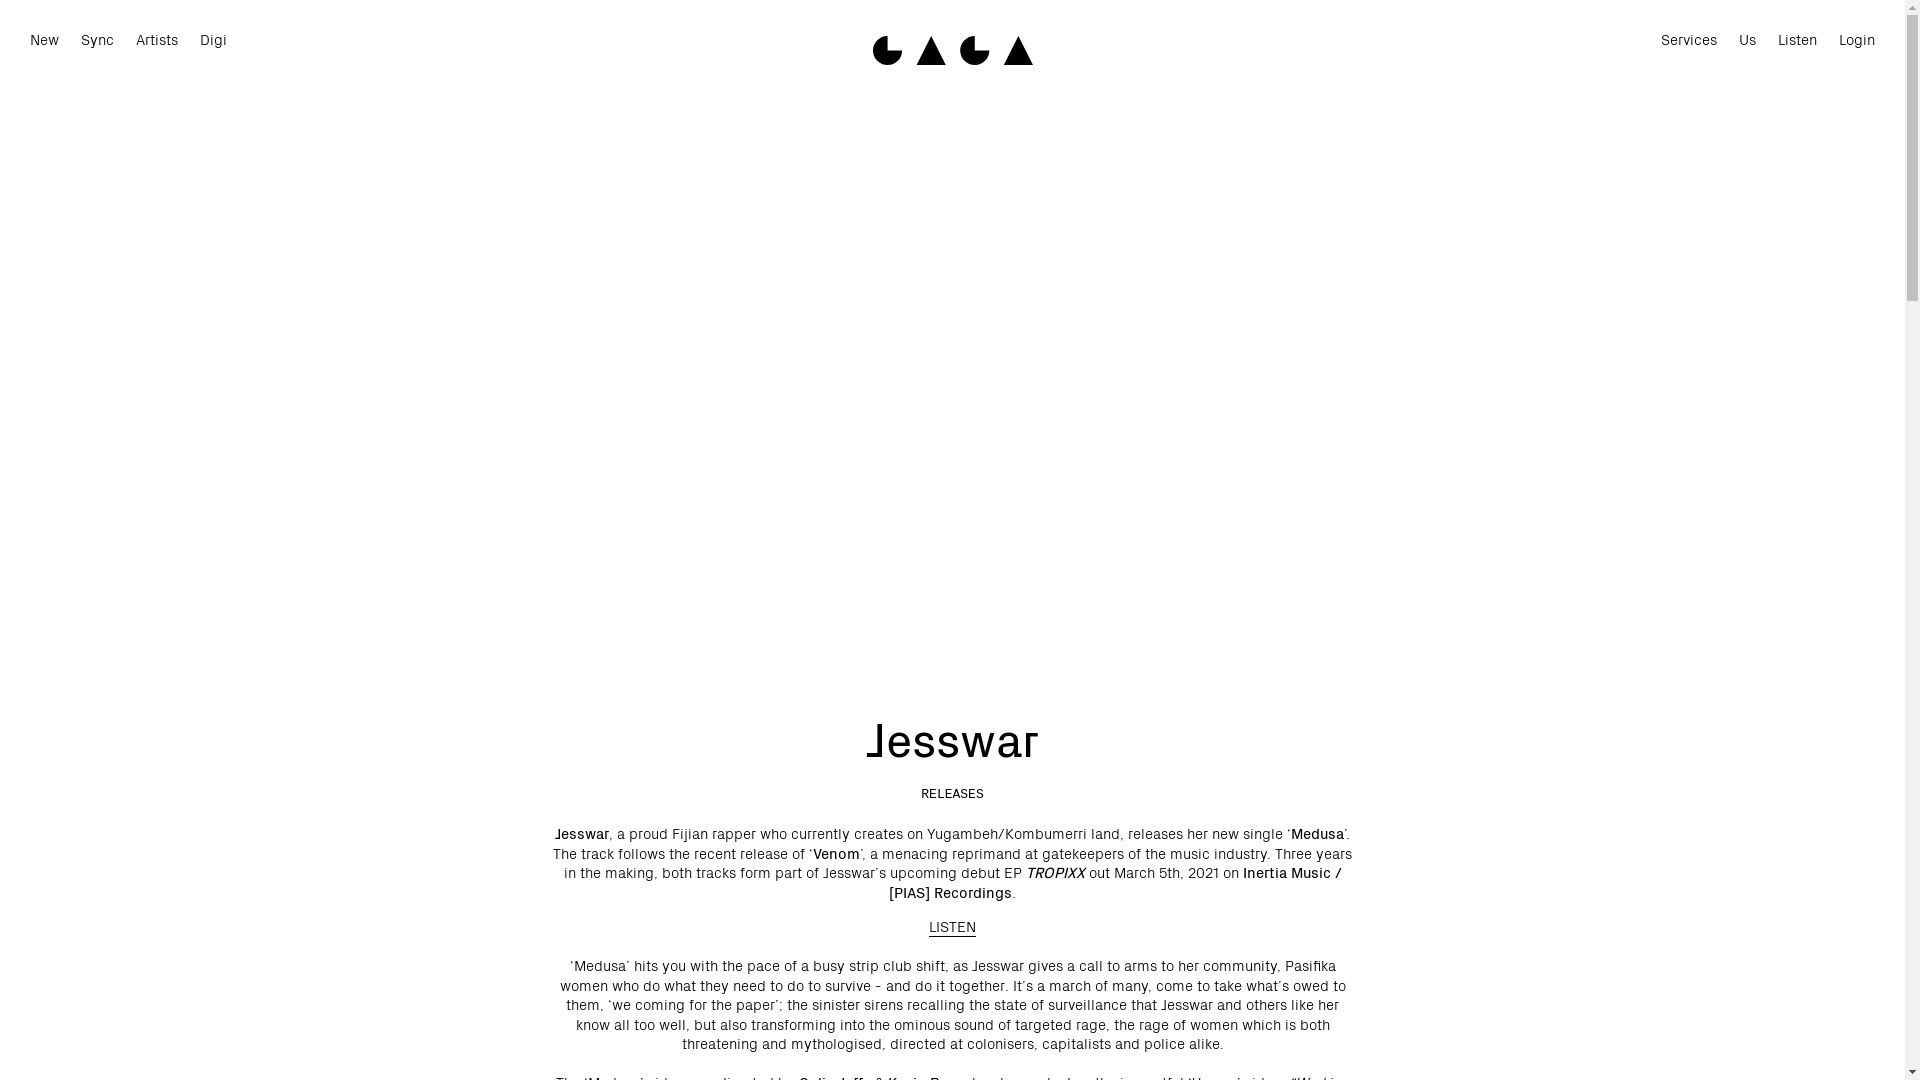  I want to click on 'Artists', so click(156, 40).